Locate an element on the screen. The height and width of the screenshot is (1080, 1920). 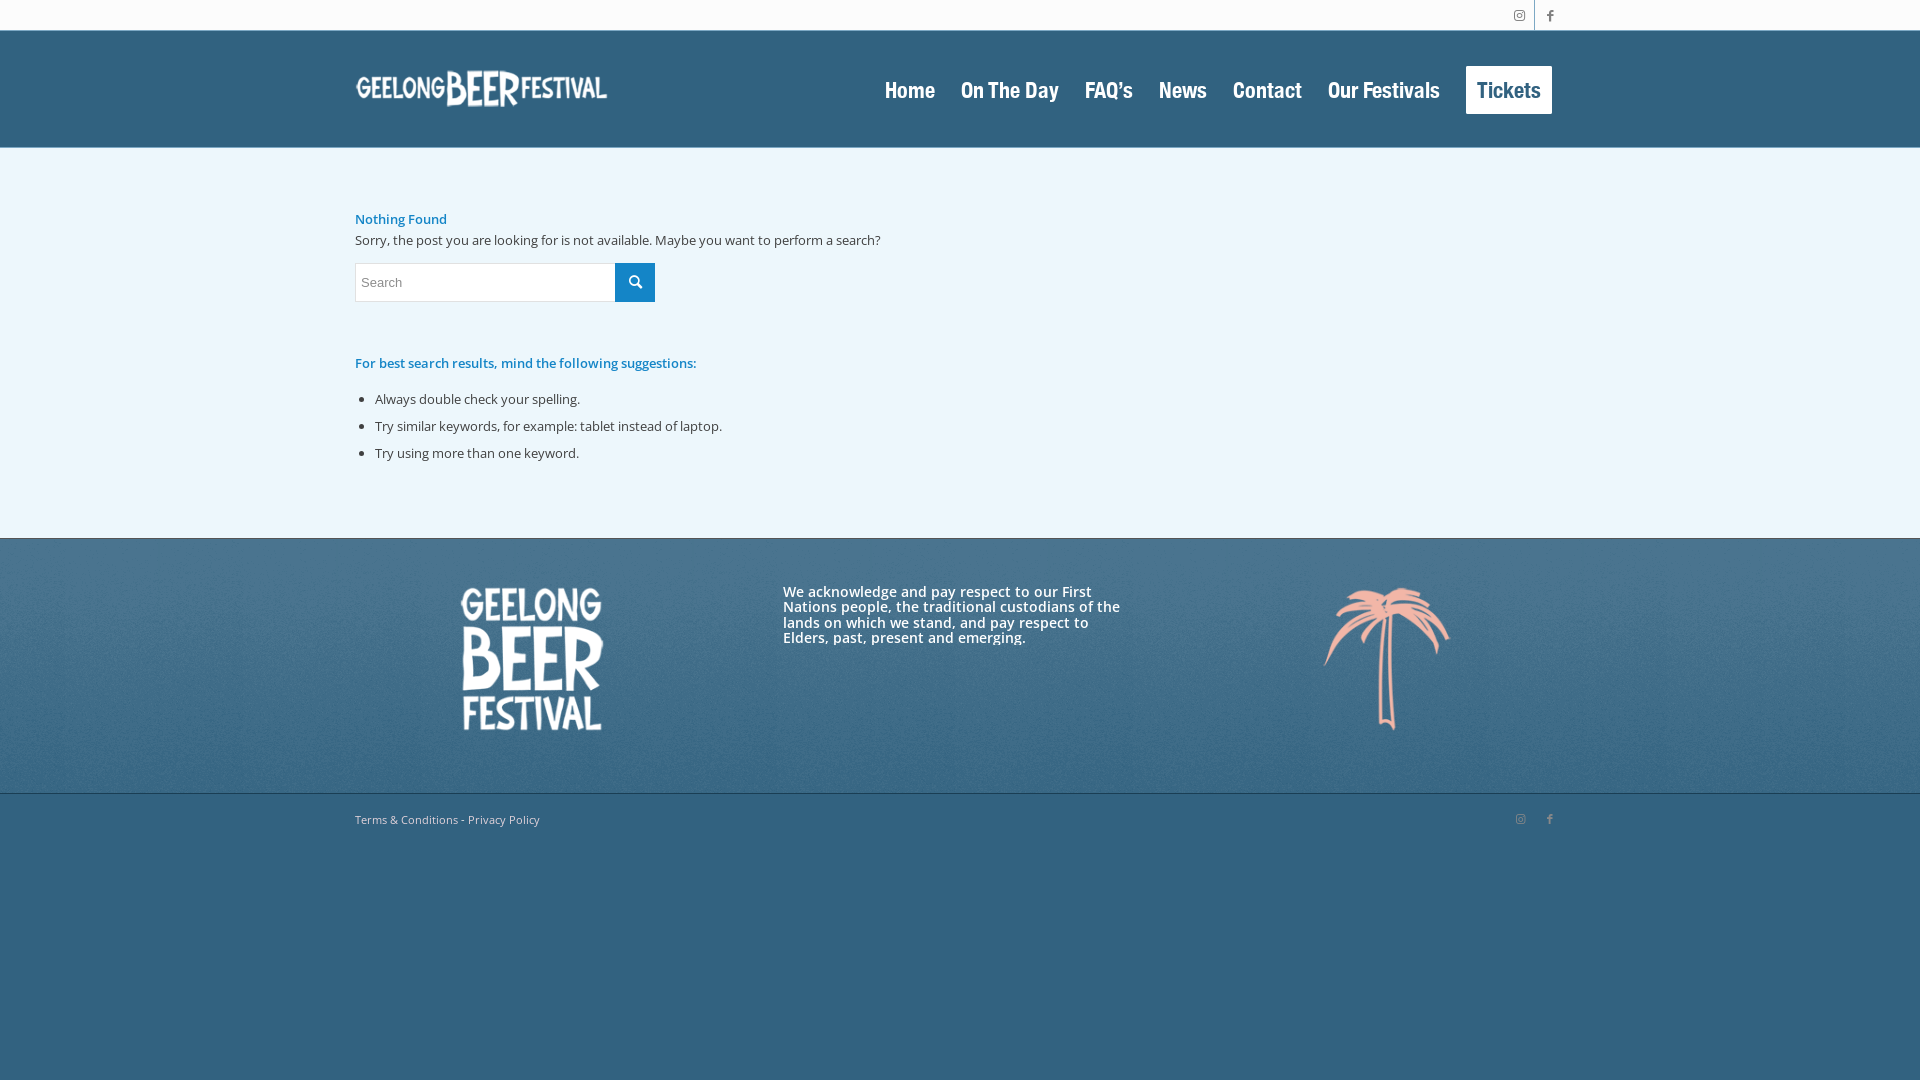
'Our Festivals' is located at coordinates (1315, 87).